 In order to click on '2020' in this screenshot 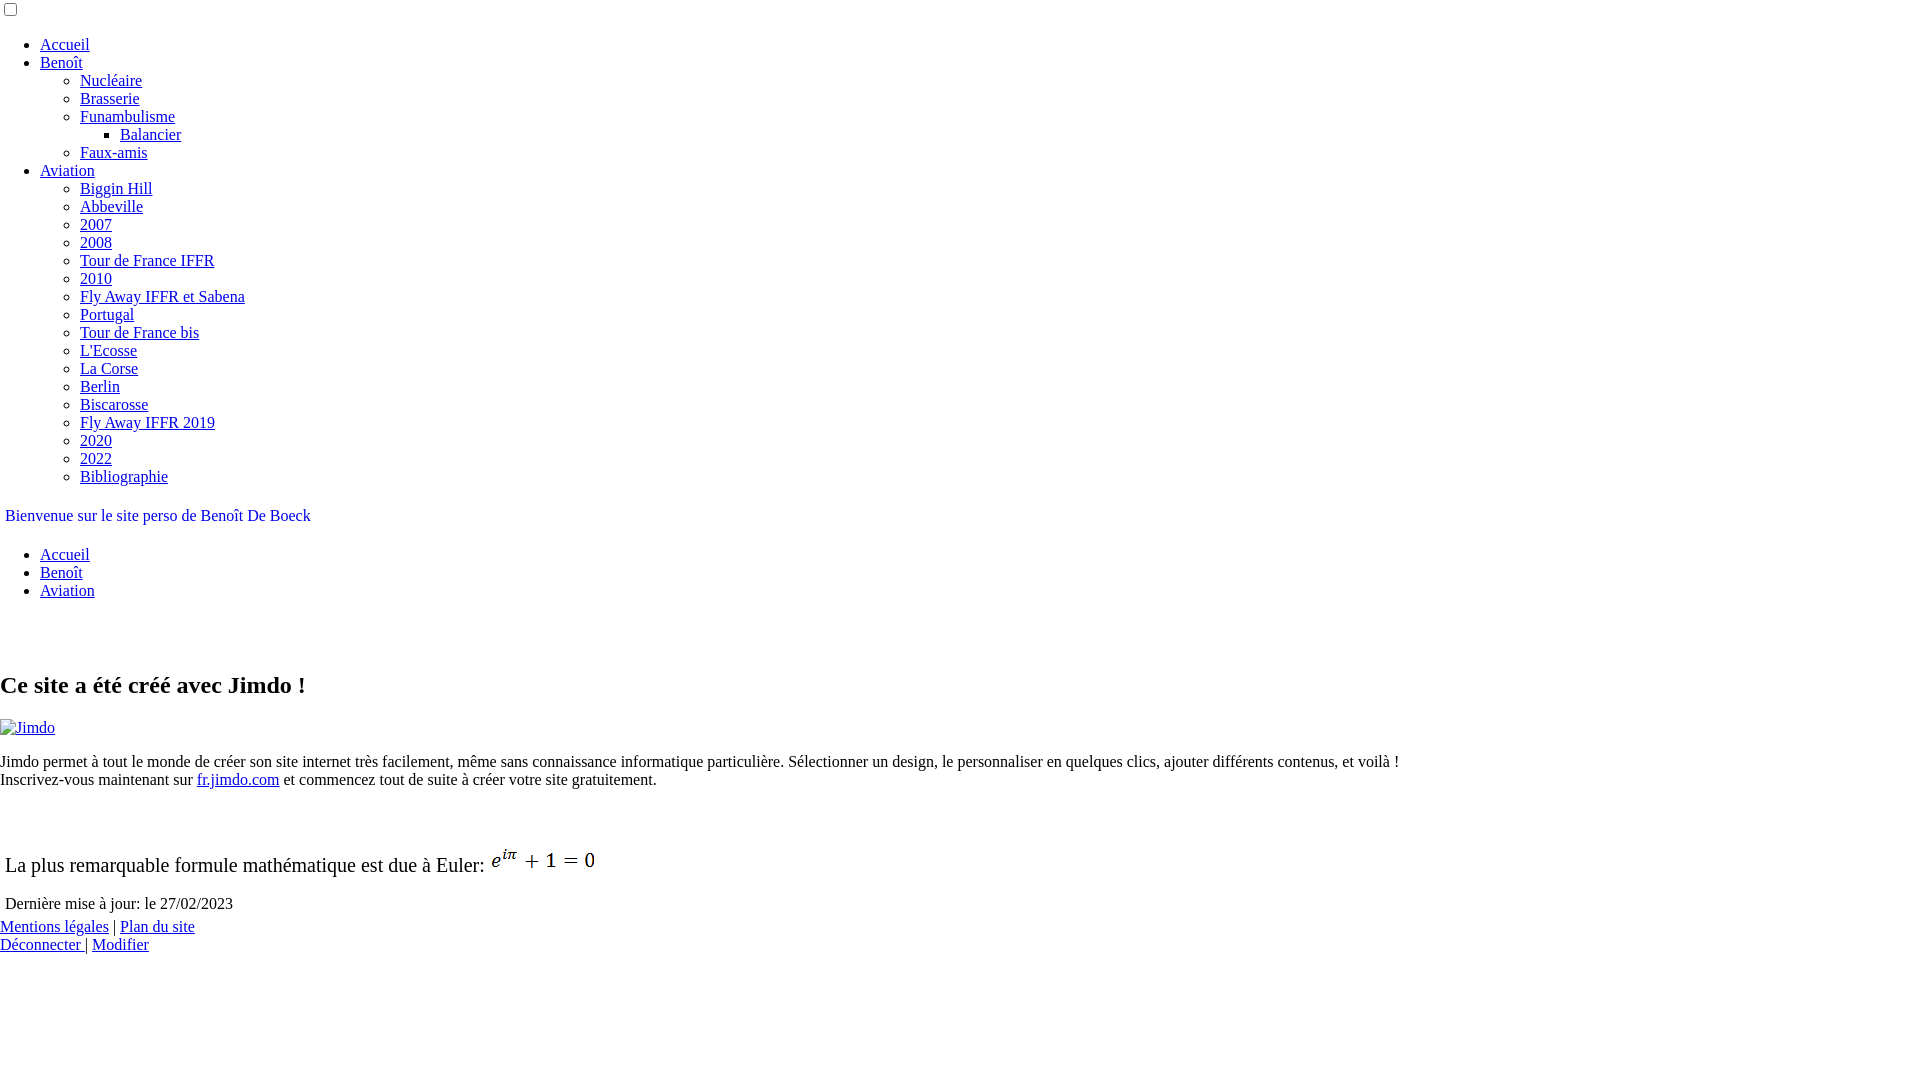, I will do `click(80, 439)`.